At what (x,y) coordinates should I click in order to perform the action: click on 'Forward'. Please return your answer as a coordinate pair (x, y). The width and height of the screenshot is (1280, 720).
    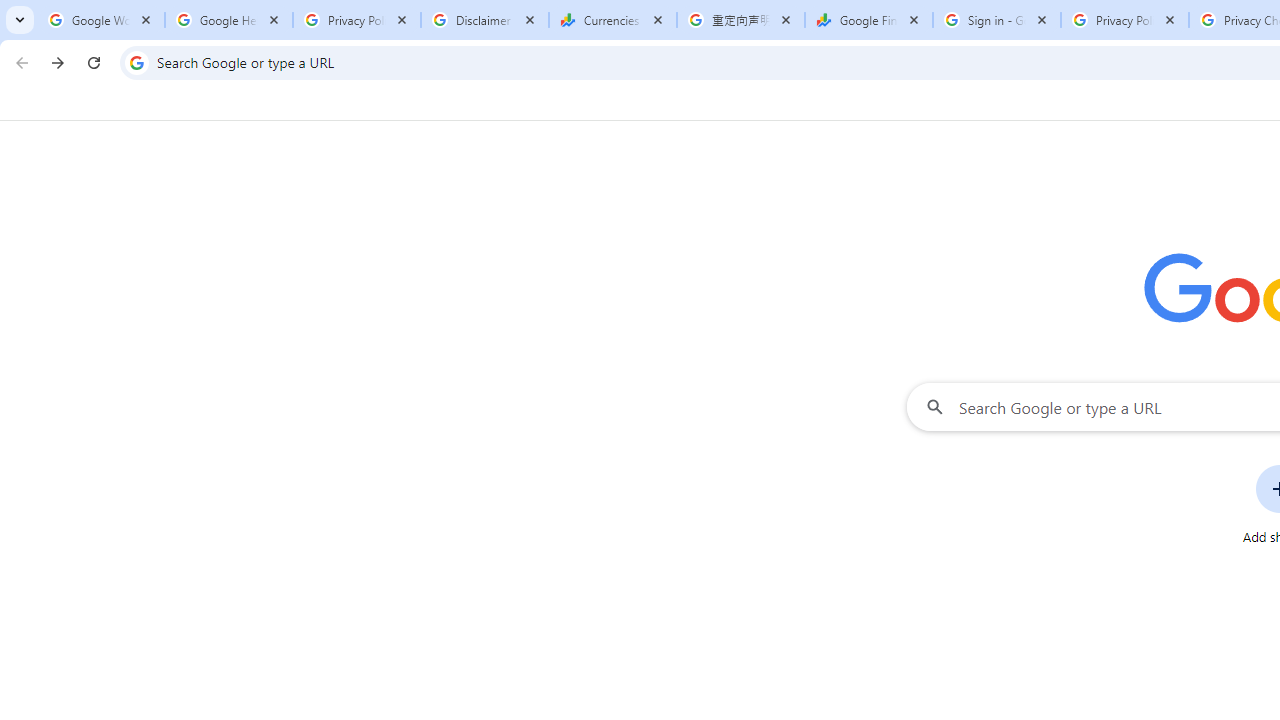
    Looking at the image, I should click on (58, 61).